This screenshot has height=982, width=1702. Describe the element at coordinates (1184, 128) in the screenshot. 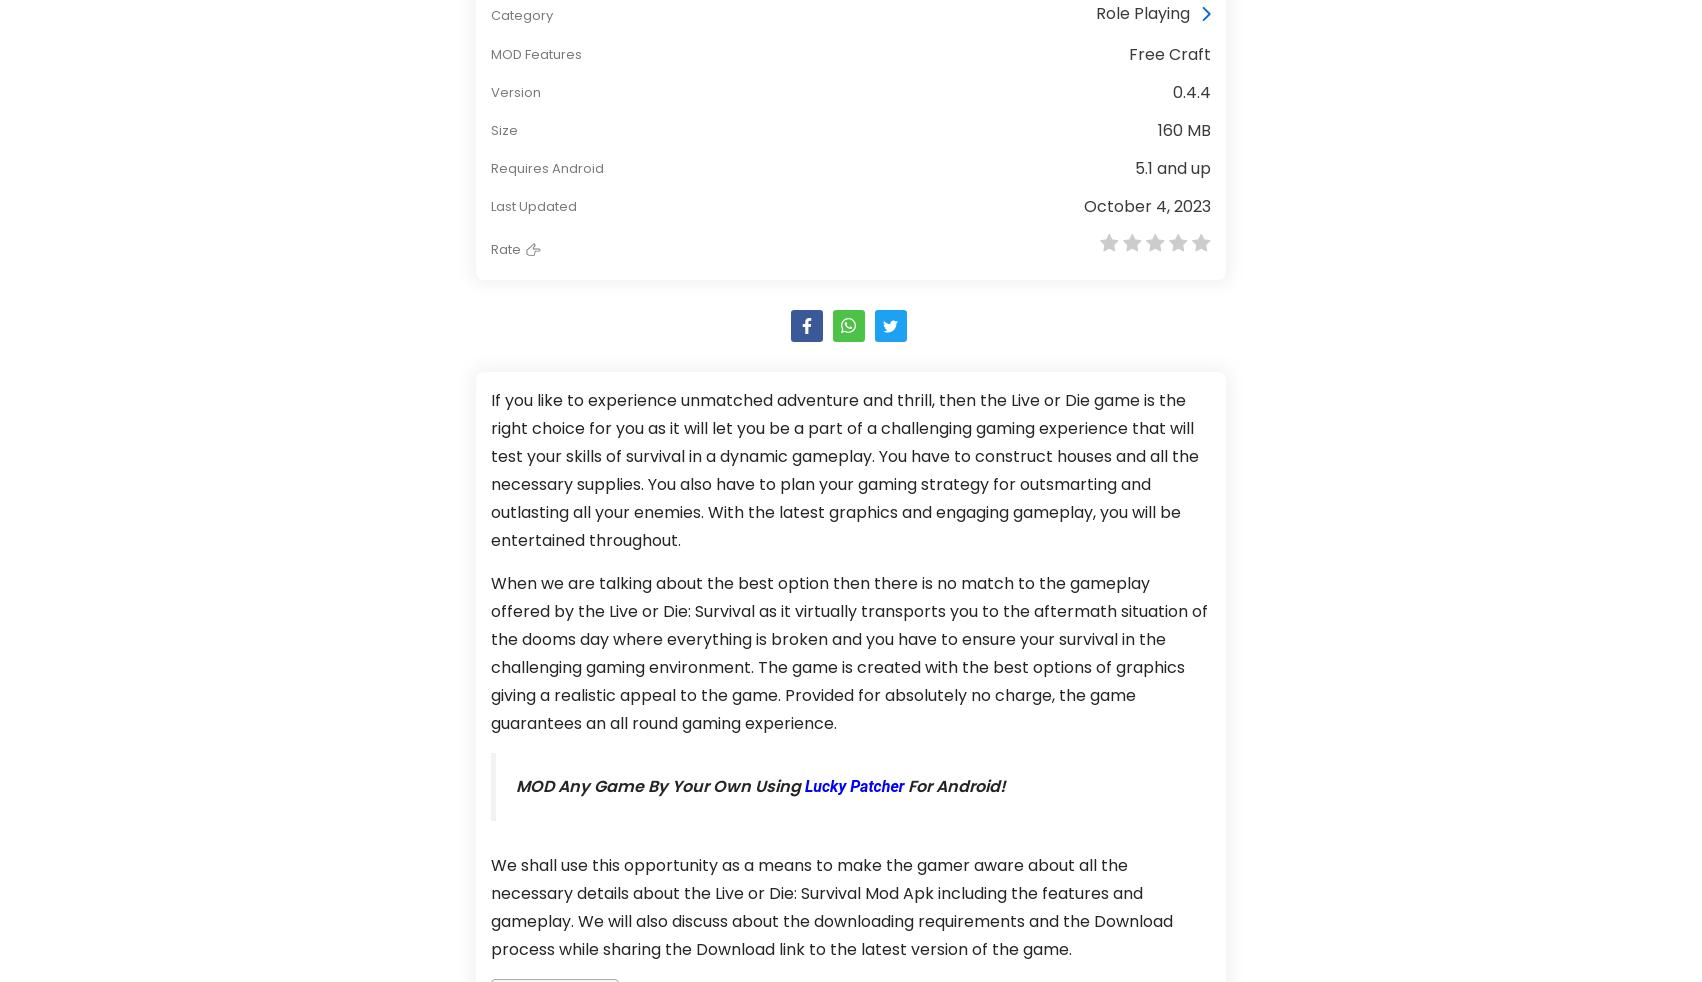

I see `'160 MB'` at that location.